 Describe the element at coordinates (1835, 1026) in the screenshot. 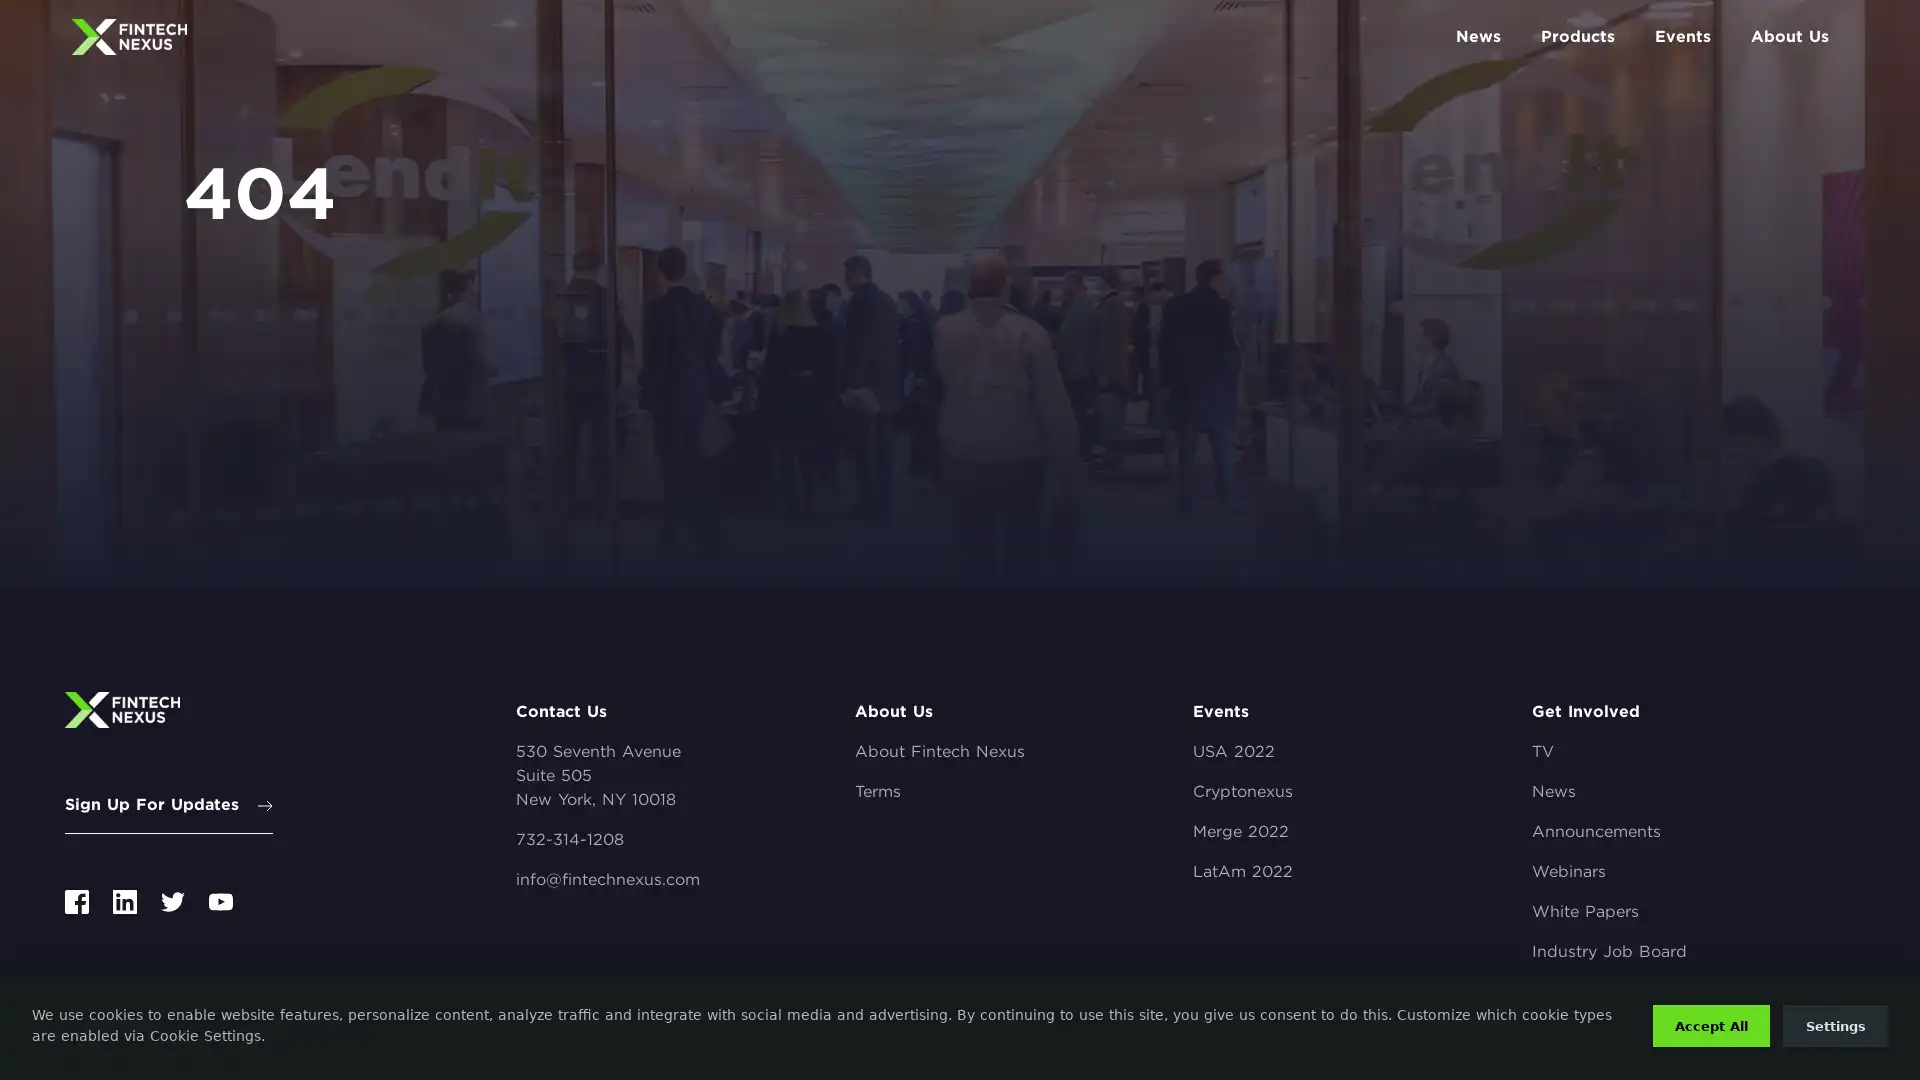

I see `Settings` at that location.